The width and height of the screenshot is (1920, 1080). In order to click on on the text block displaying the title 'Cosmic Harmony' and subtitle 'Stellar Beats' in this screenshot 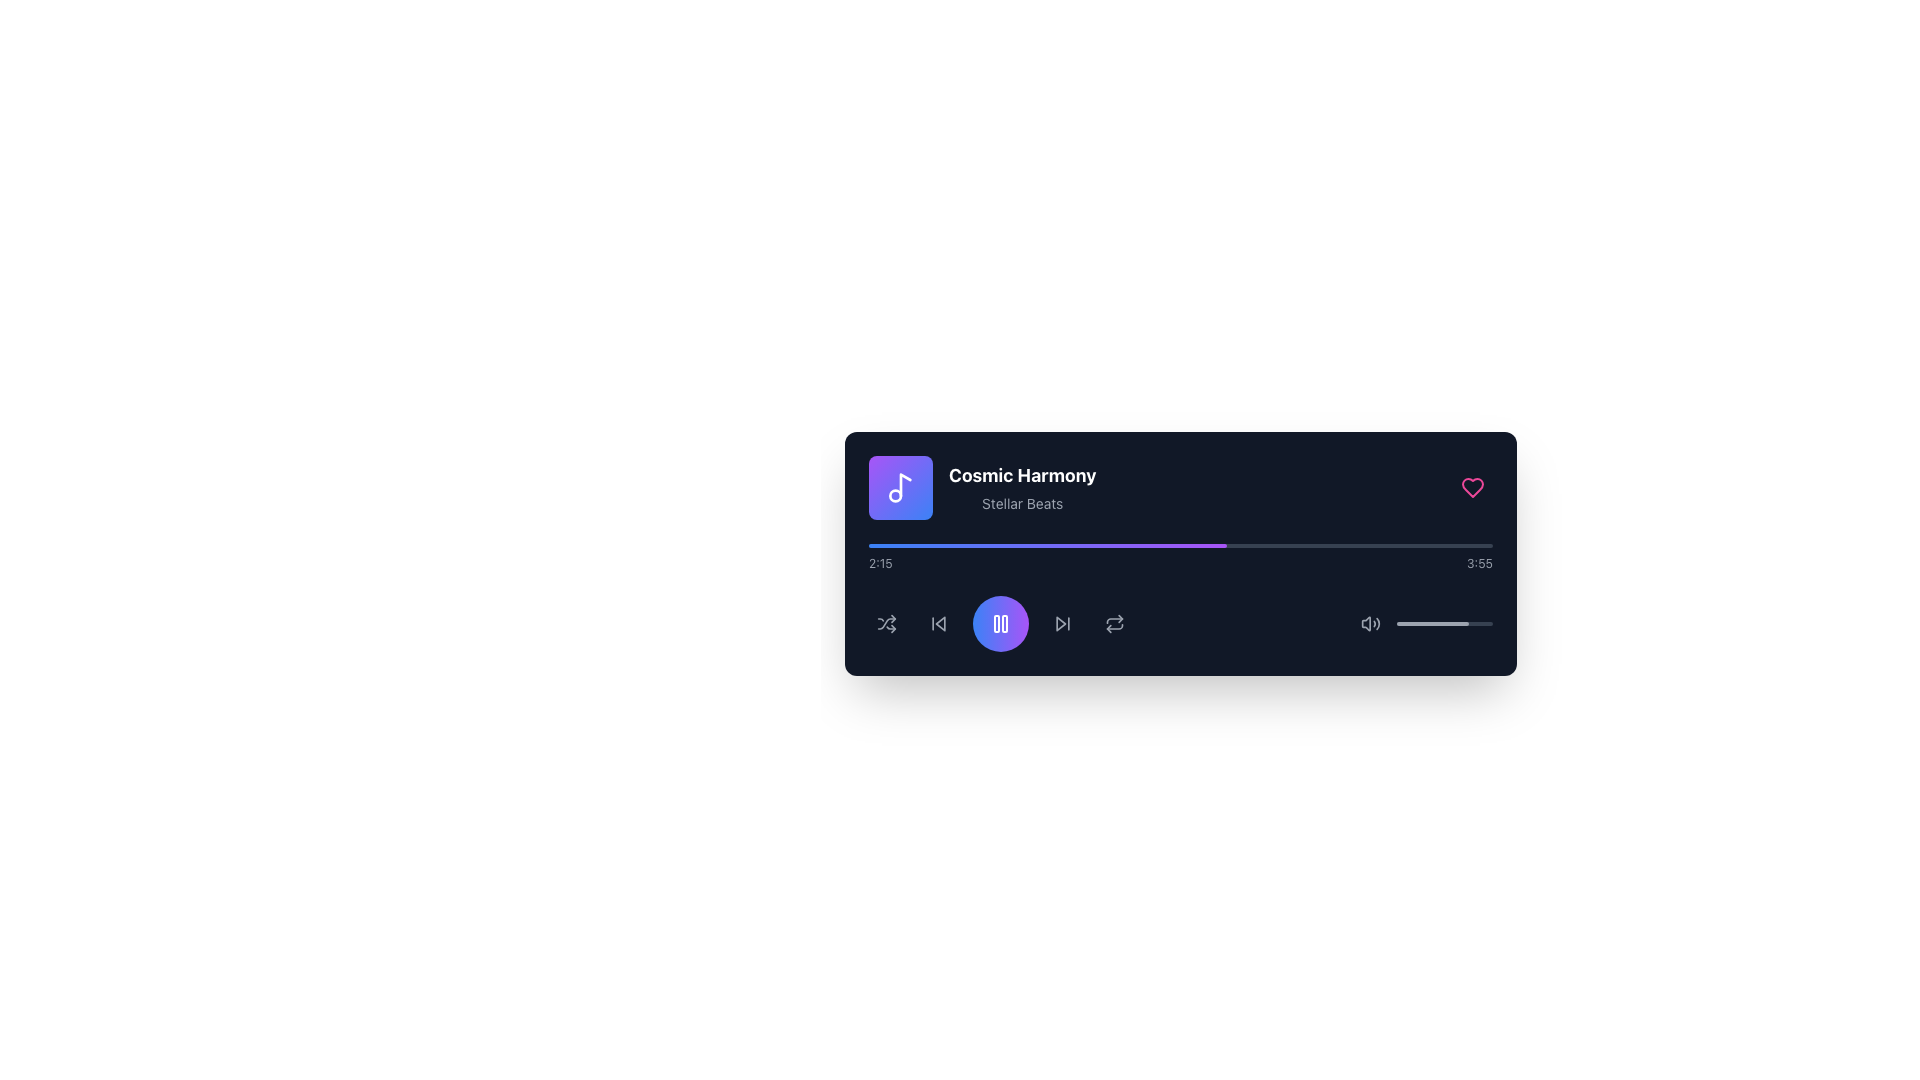, I will do `click(982, 488)`.